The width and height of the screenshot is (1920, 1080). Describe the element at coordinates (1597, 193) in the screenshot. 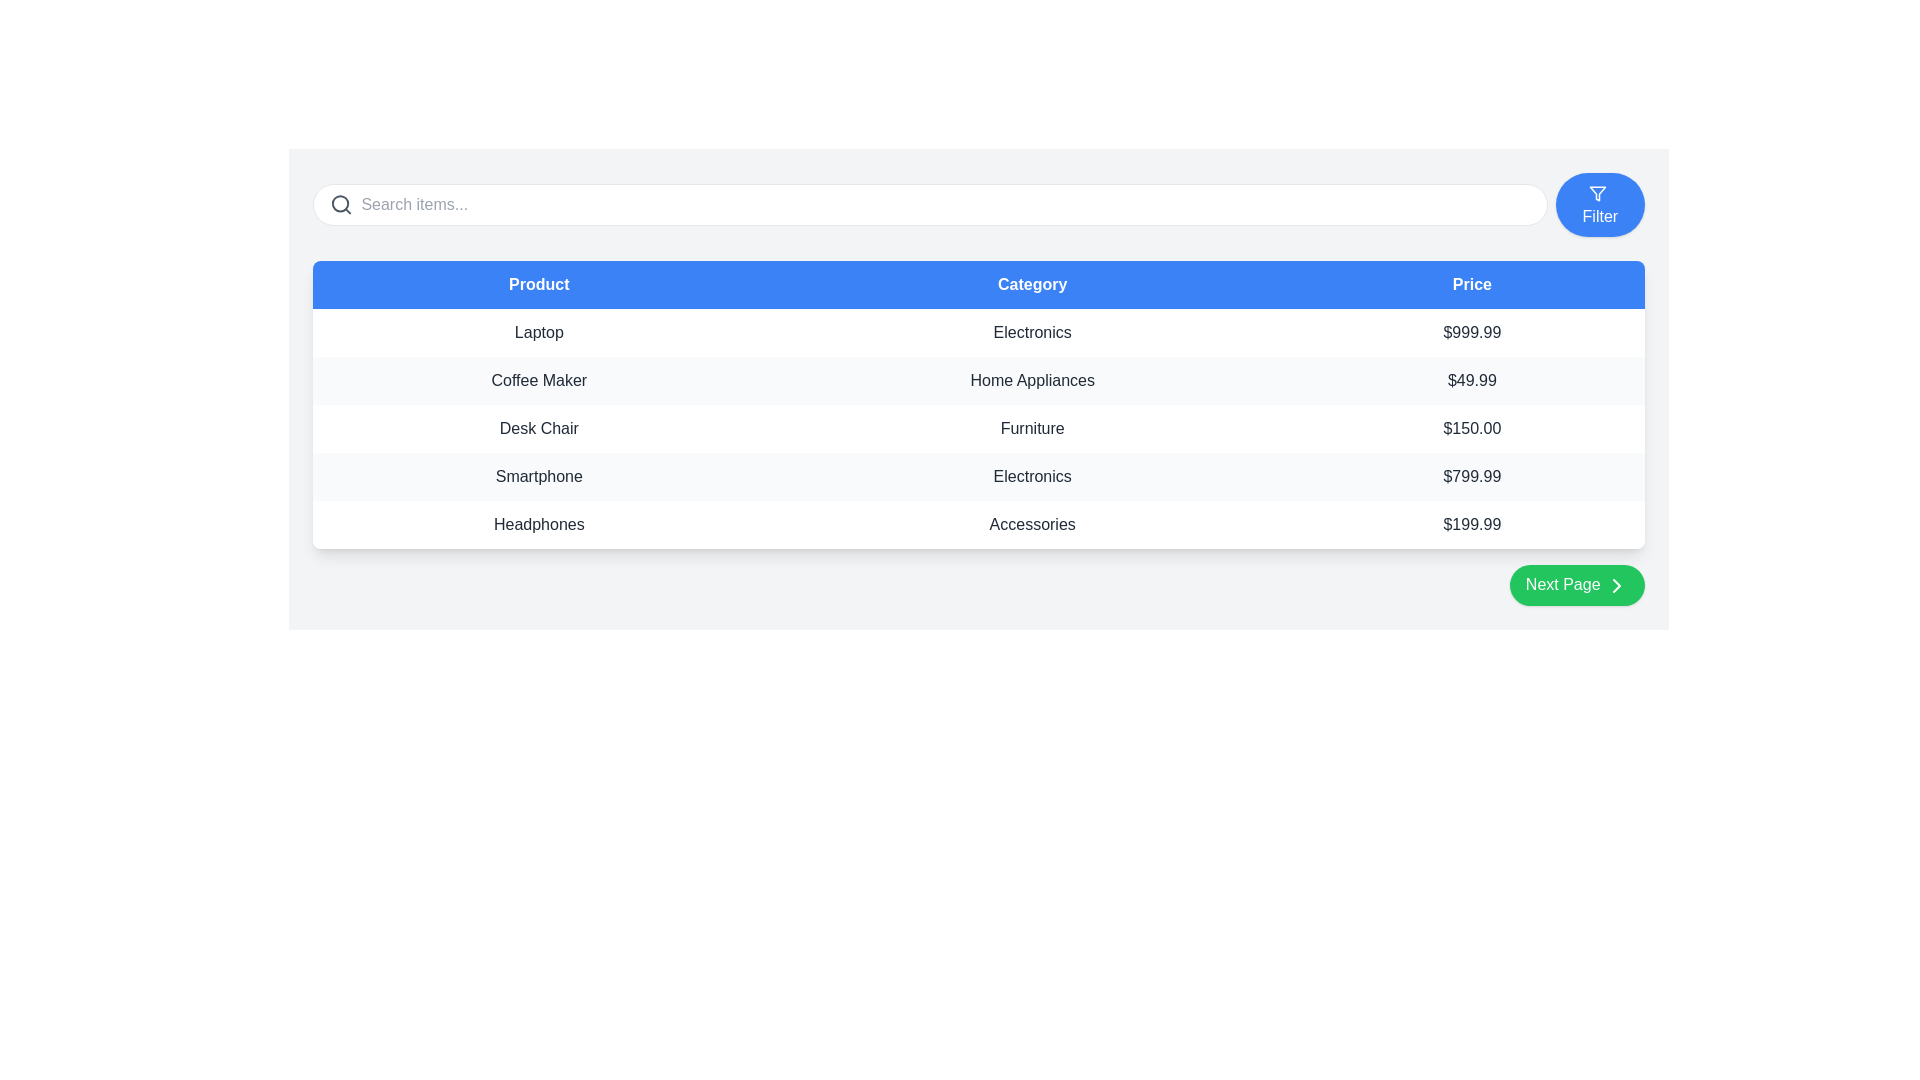

I see `the funnel-shaped icon located in the top-right corner of the application interface` at that location.